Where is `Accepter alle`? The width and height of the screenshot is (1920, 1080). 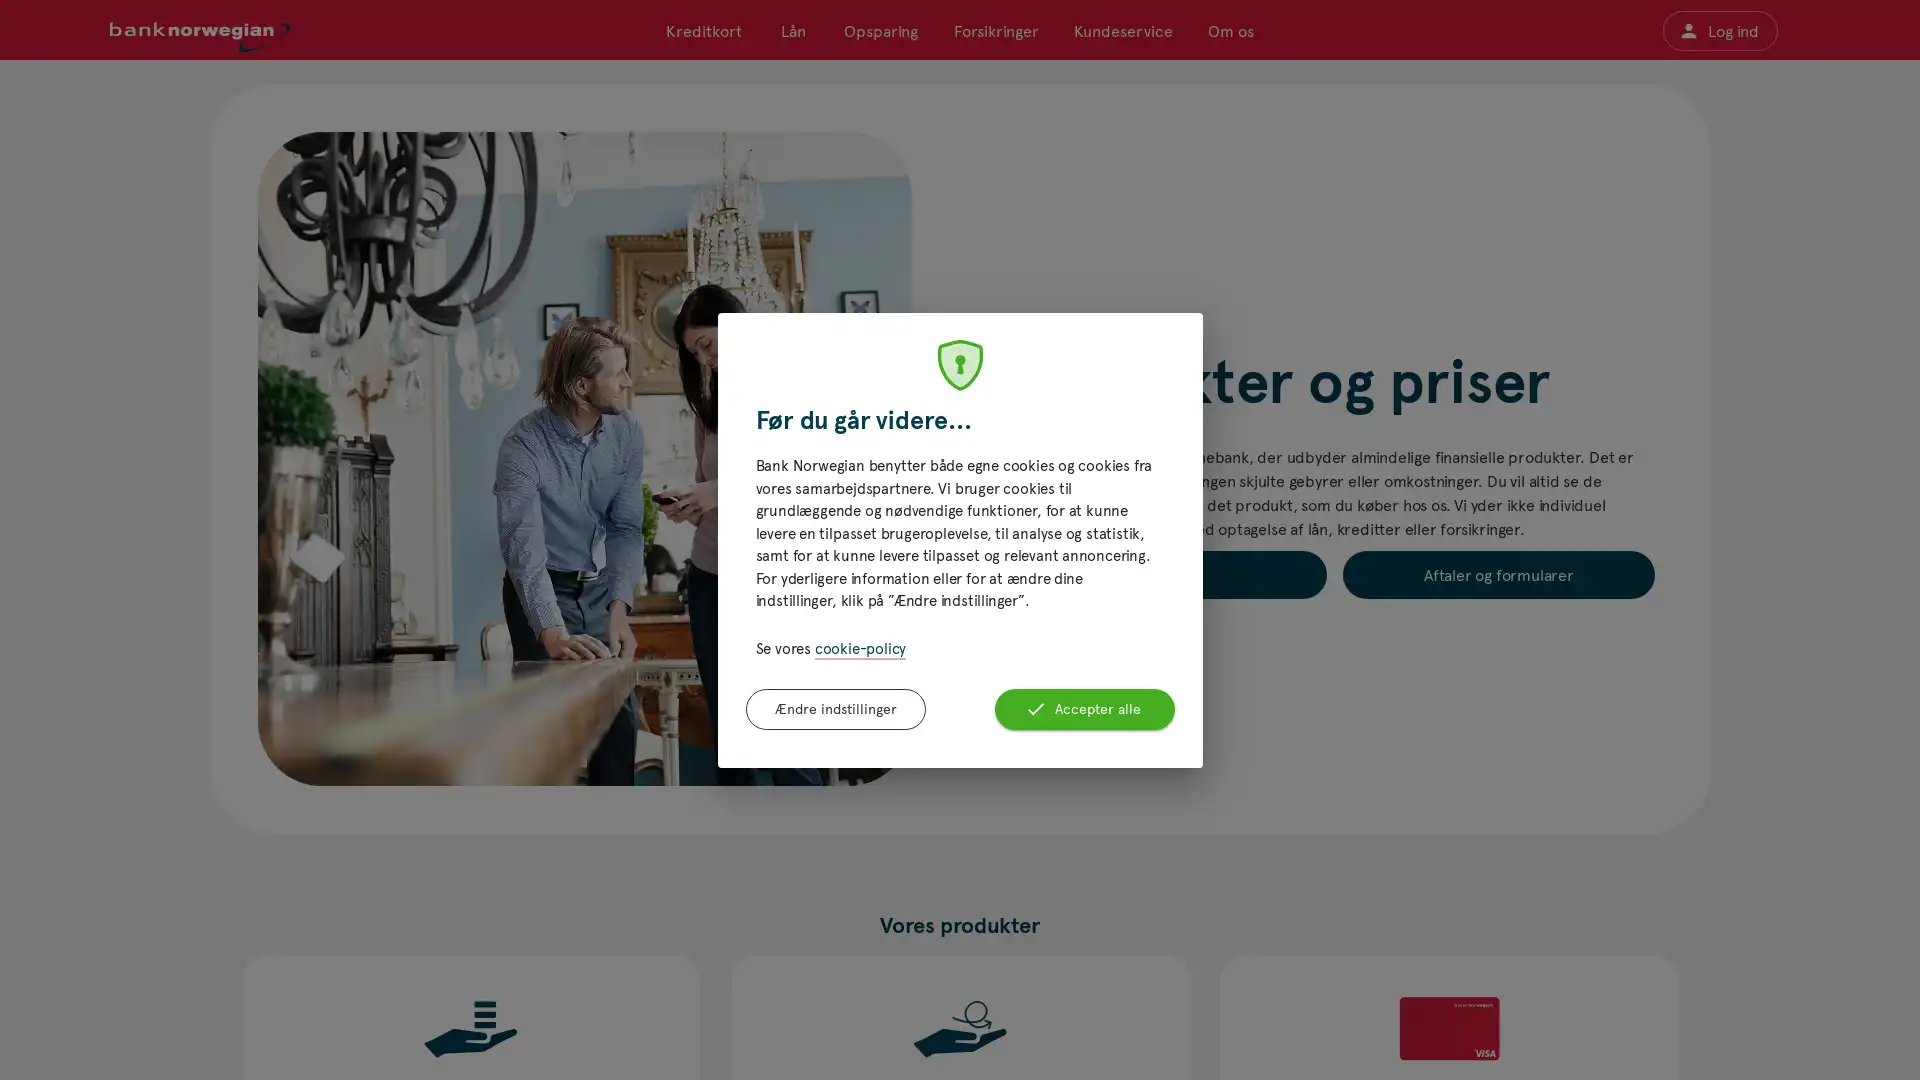 Accepter alle is located at coordinates (1083, 708).